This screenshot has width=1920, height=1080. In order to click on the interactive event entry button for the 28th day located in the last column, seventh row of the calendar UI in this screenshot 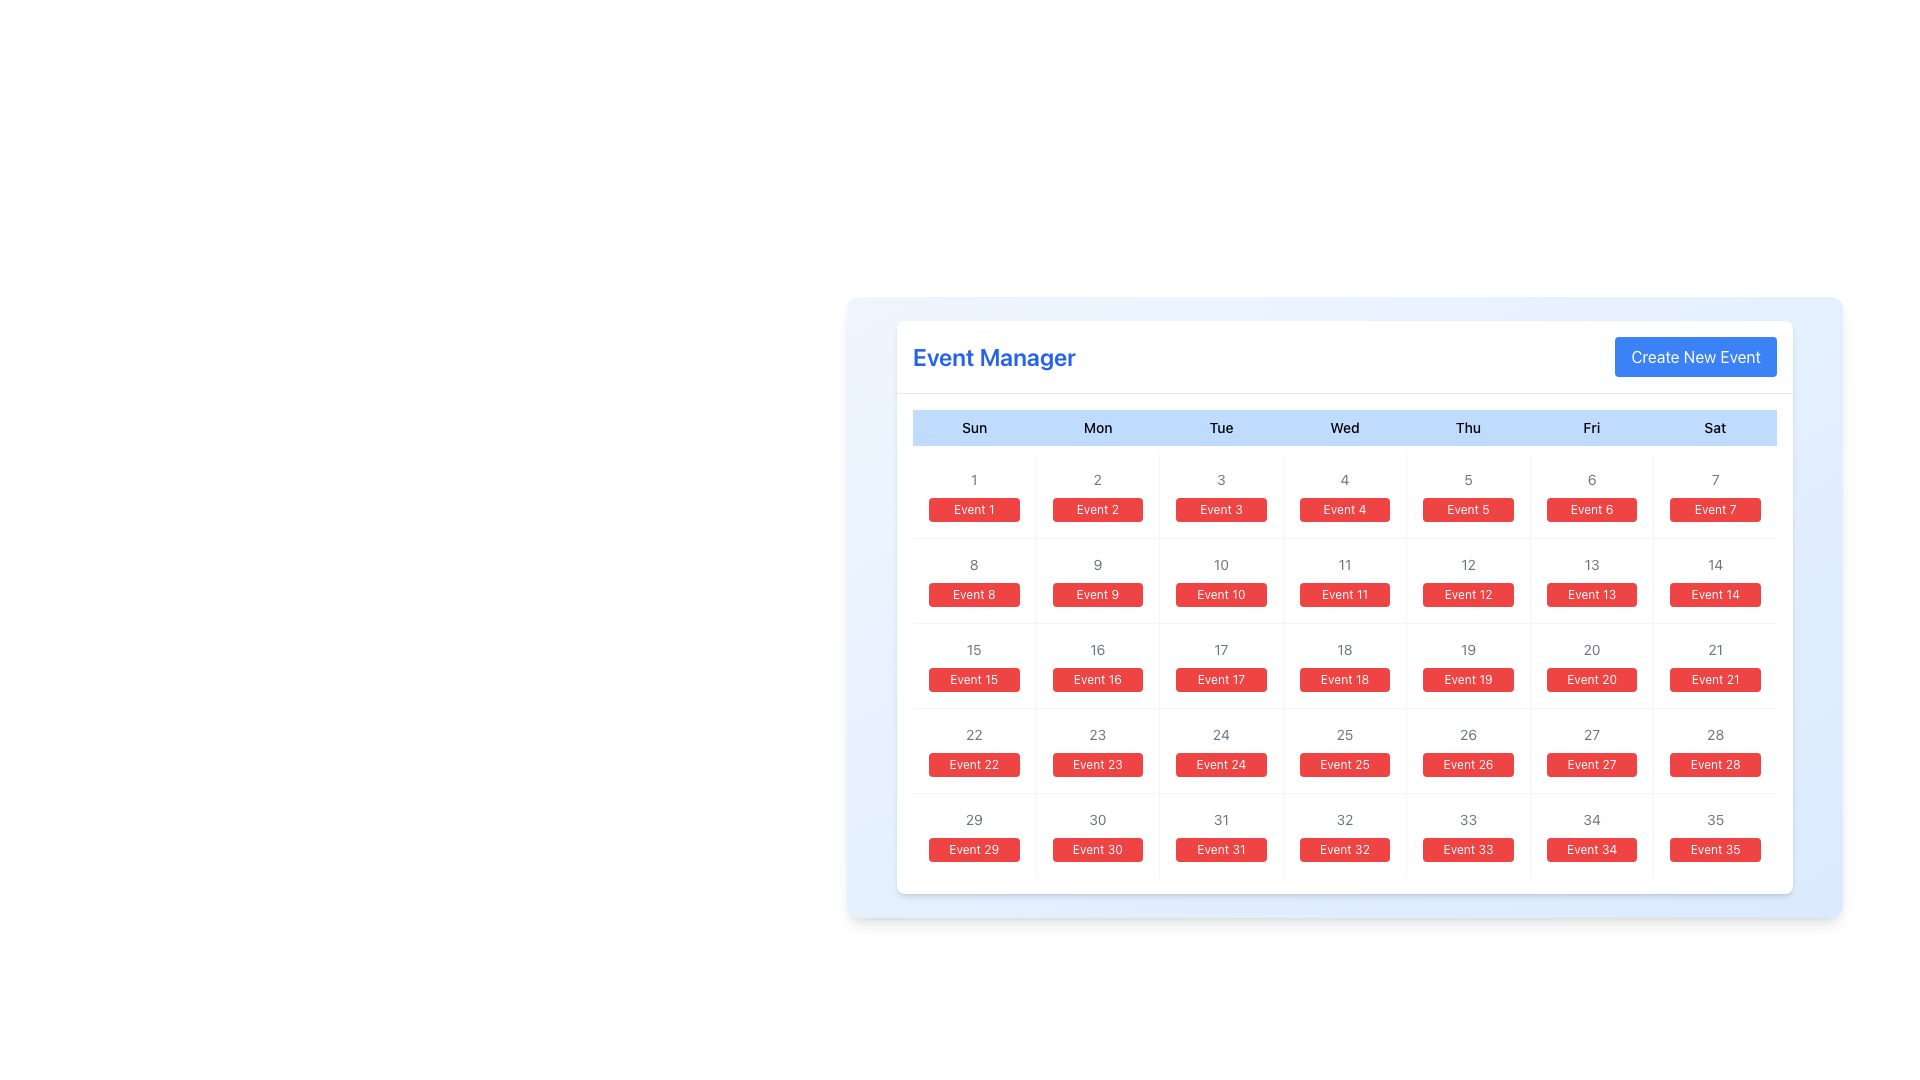, I will do `click(1714, 751)`.